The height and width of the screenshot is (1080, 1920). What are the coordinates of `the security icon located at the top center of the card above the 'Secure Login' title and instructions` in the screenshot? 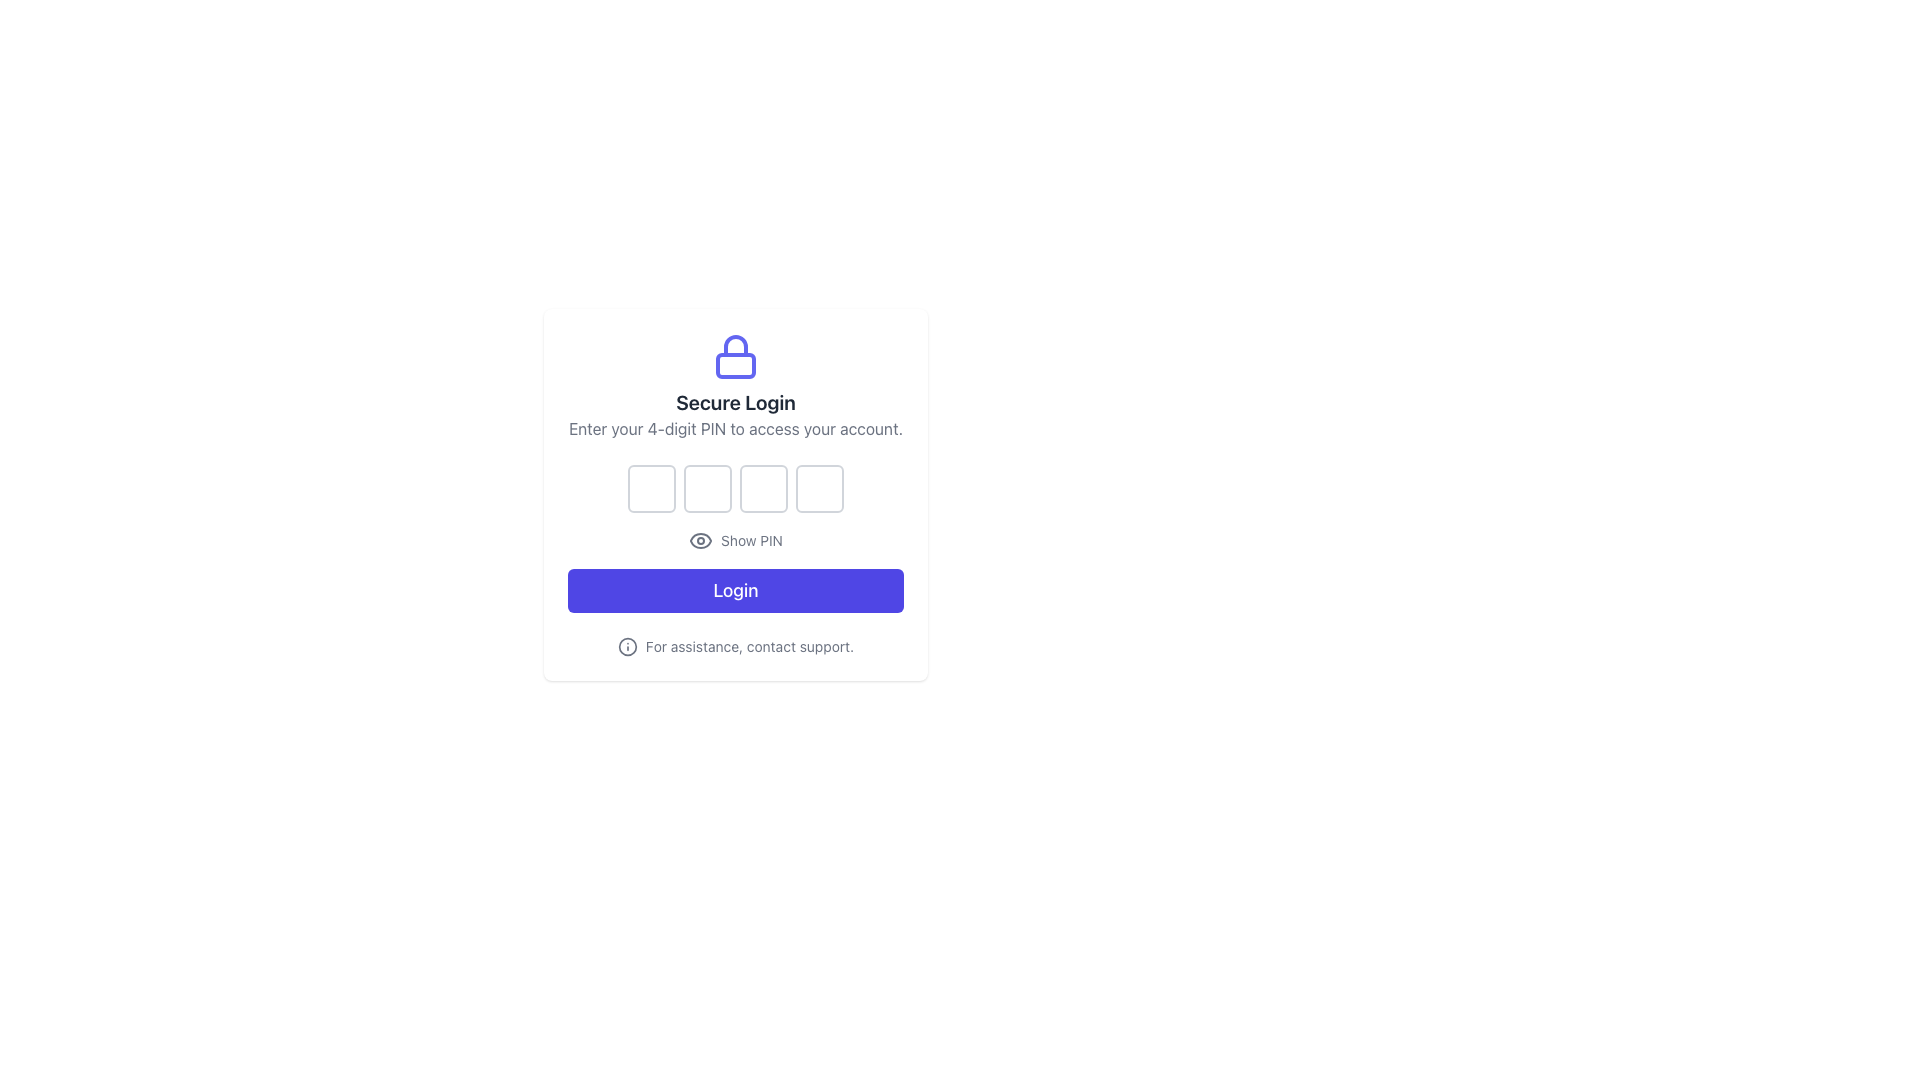 It's located at (734, 356).